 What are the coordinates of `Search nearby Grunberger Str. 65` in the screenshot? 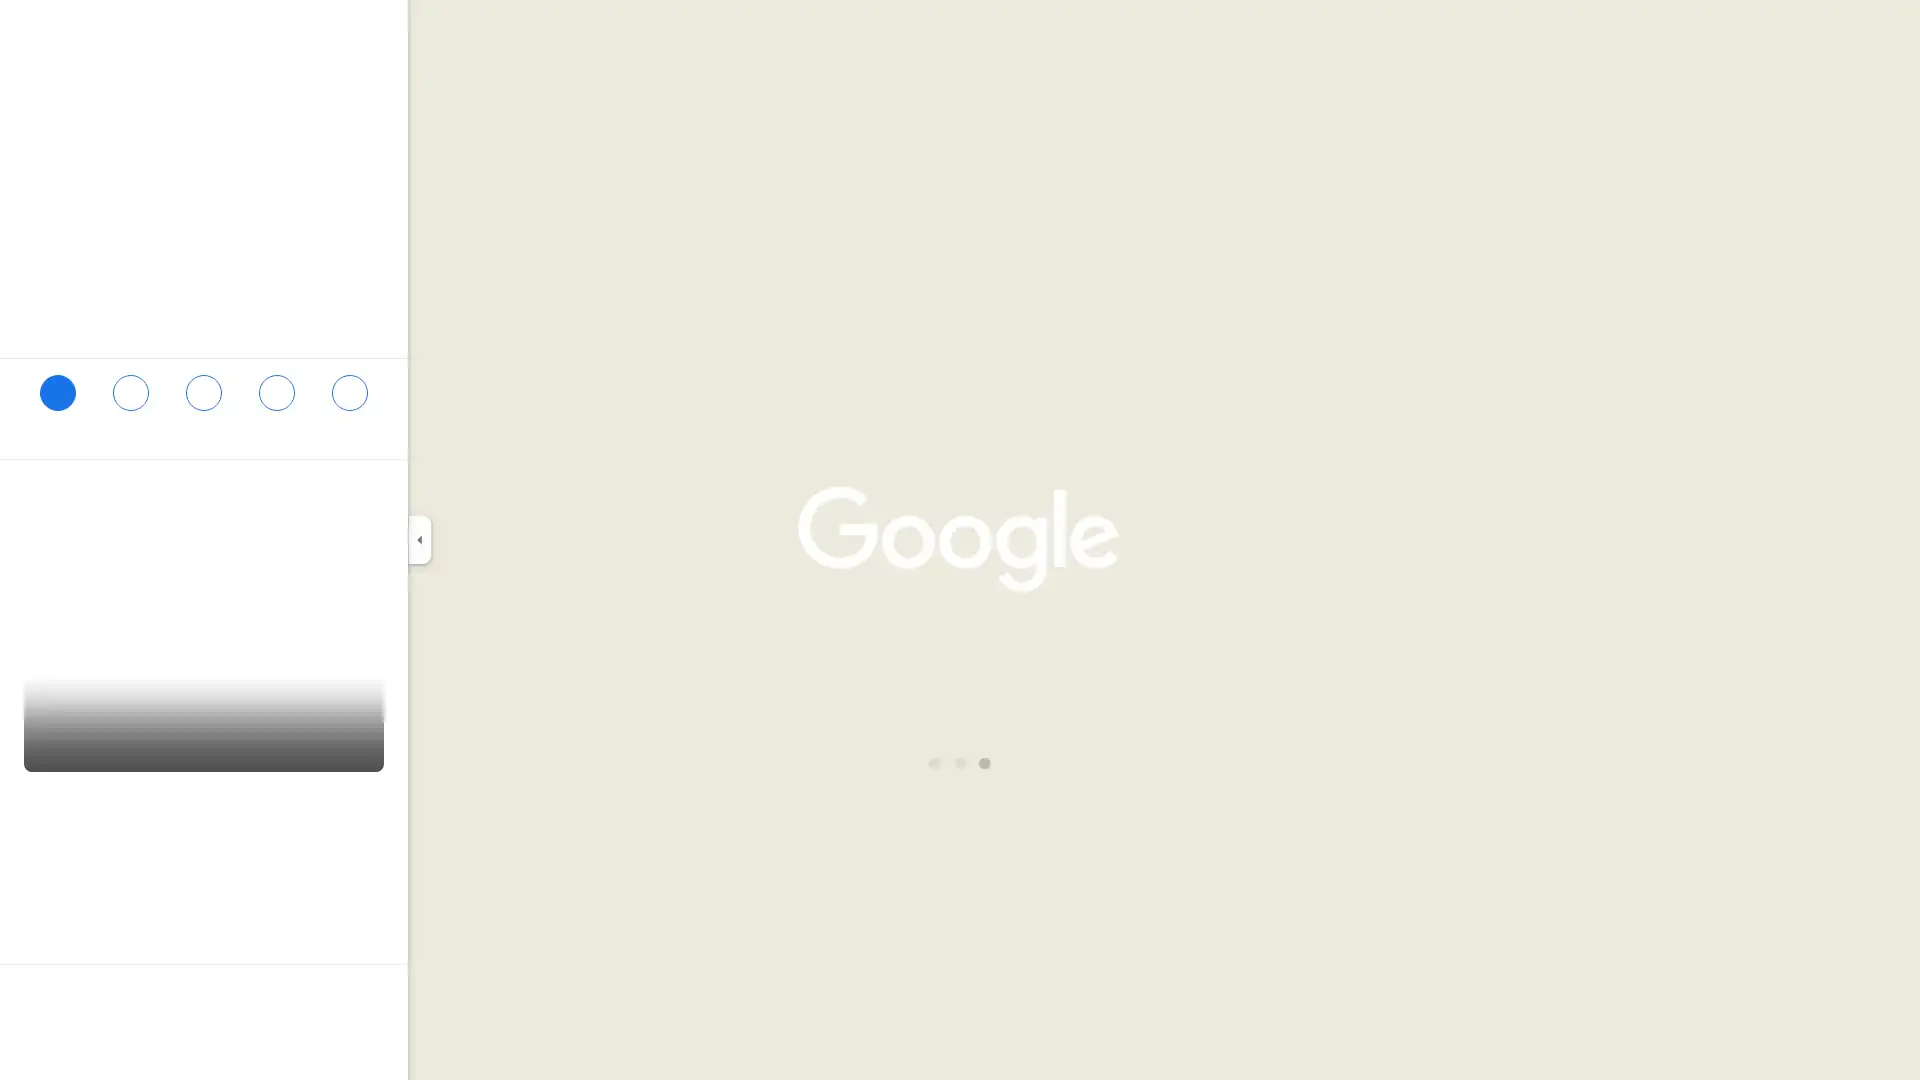 It's located at (203, 401).